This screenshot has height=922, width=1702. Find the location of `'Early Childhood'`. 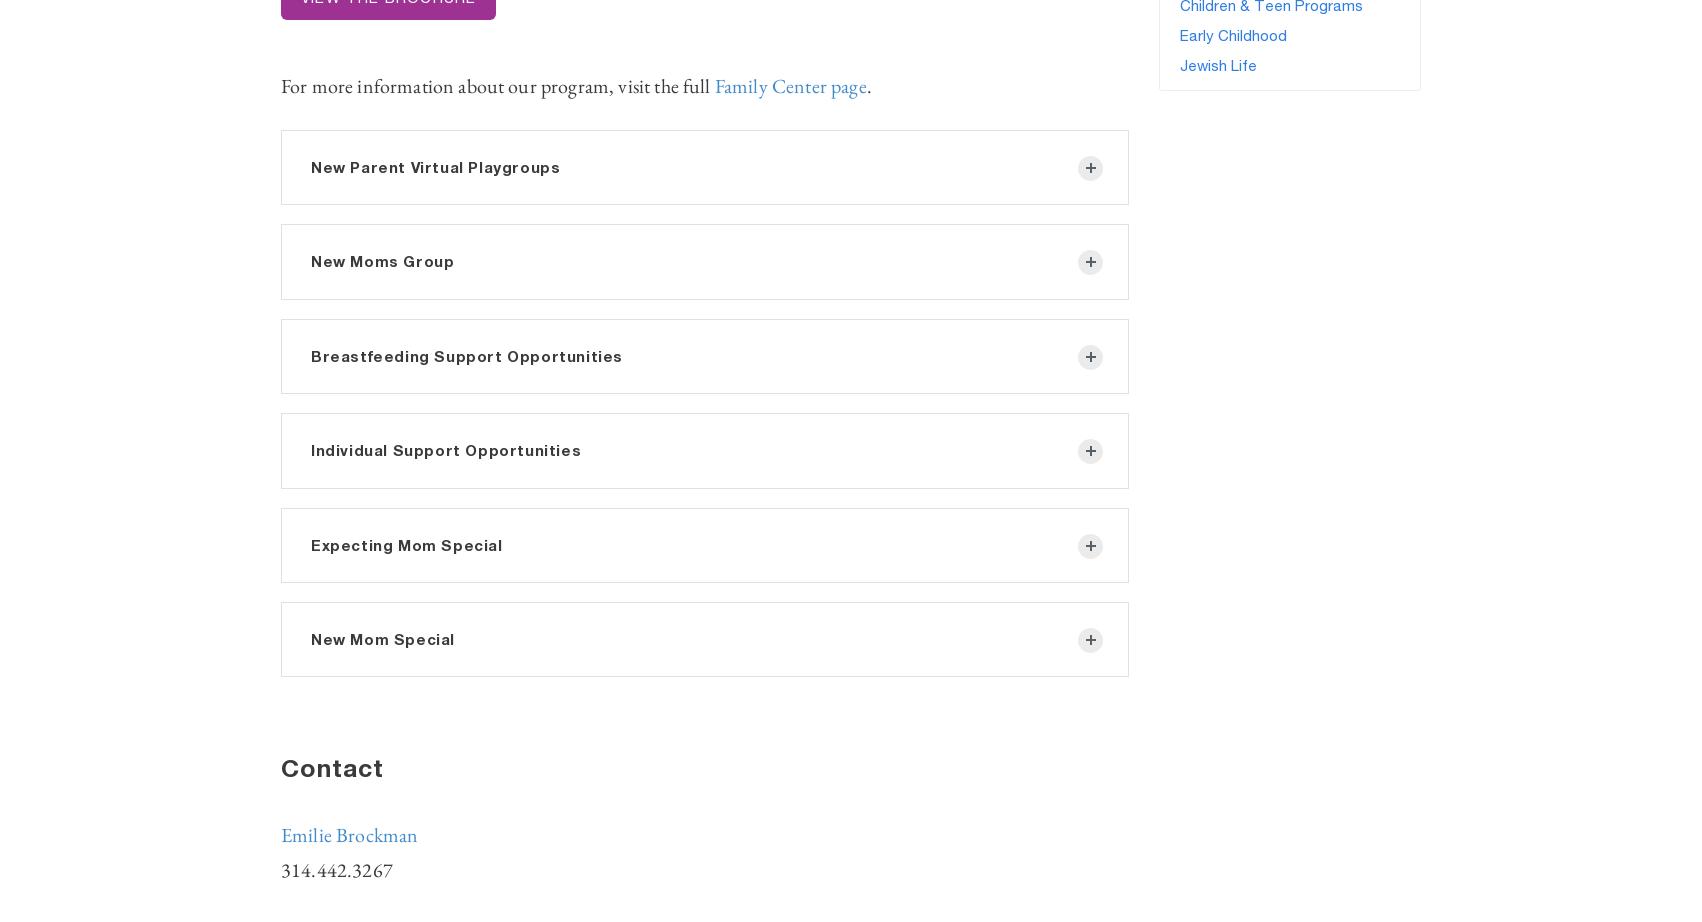

'Early Childhood' is located at coordinates (1232, 36).